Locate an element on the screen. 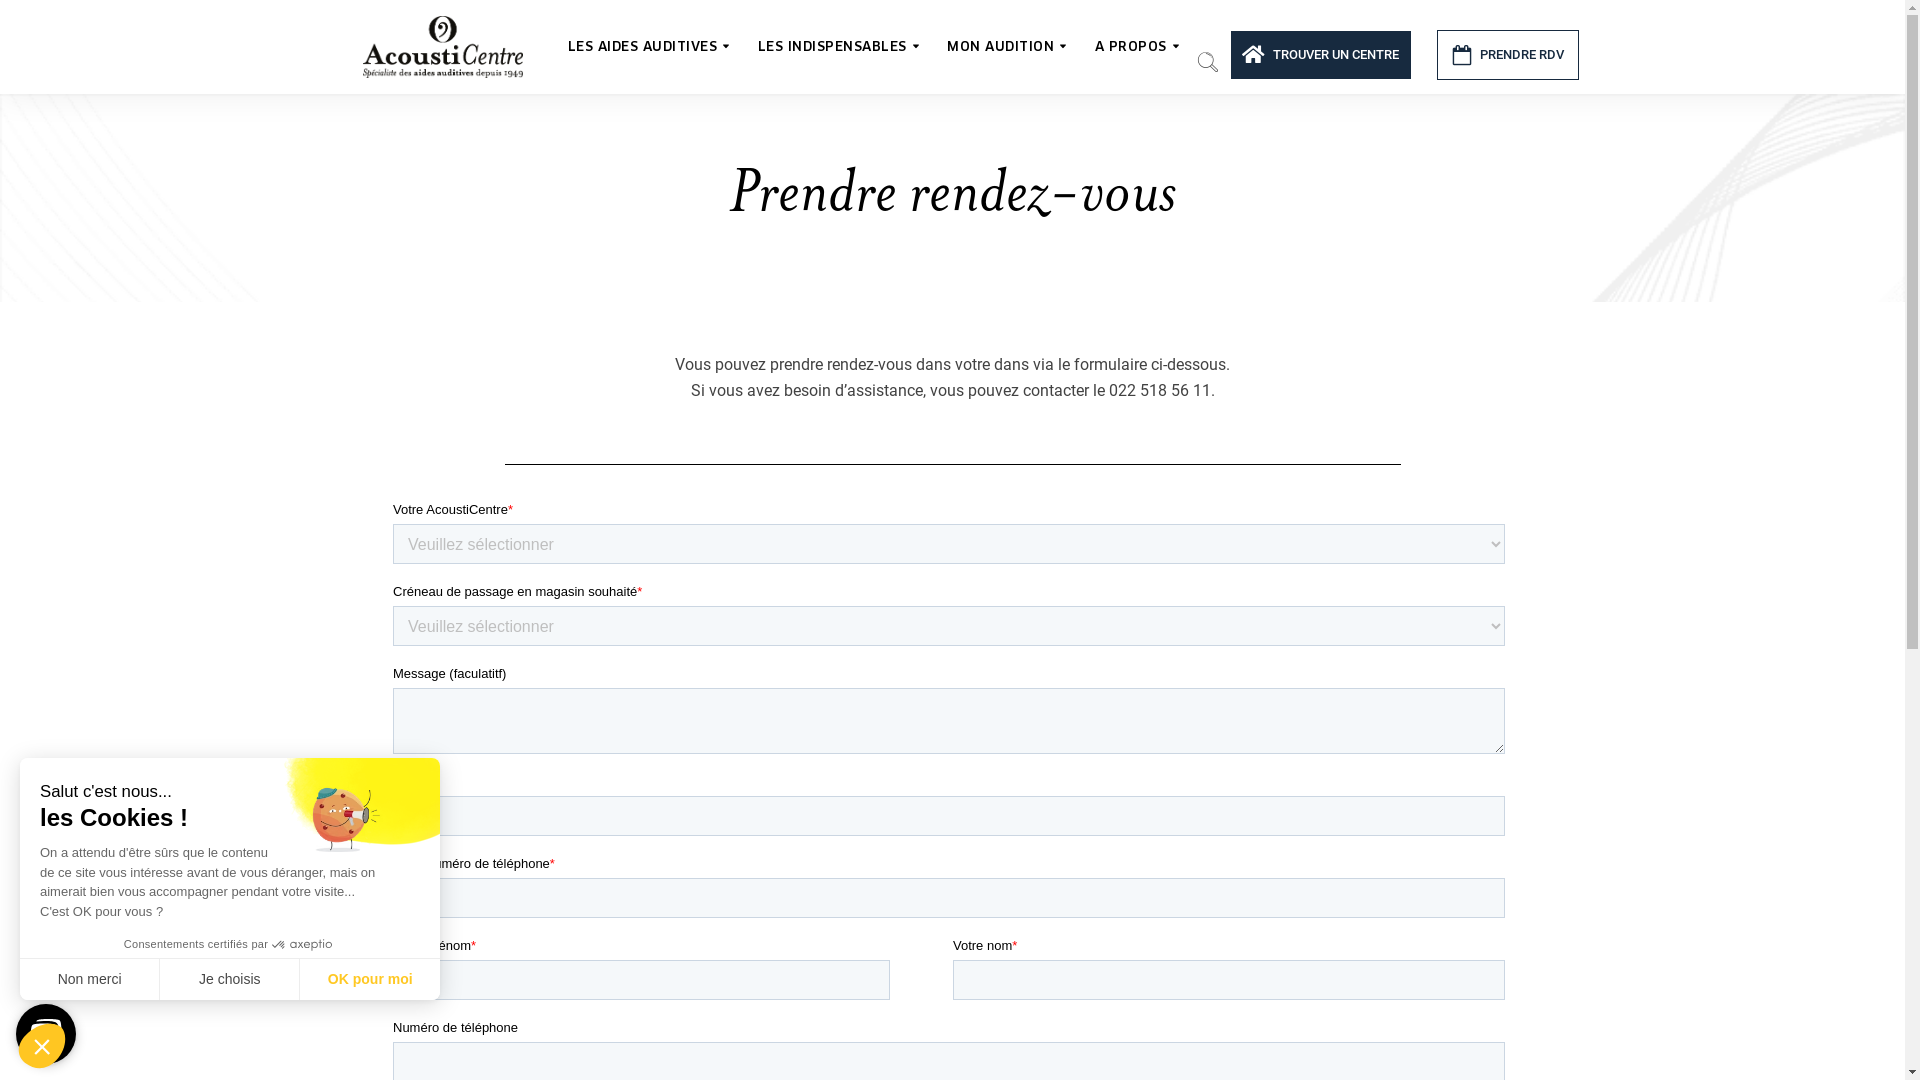 The width and height of the screenshot is (1920, 1080). 'A PROPOS' is located at coordinates (1136, 45).